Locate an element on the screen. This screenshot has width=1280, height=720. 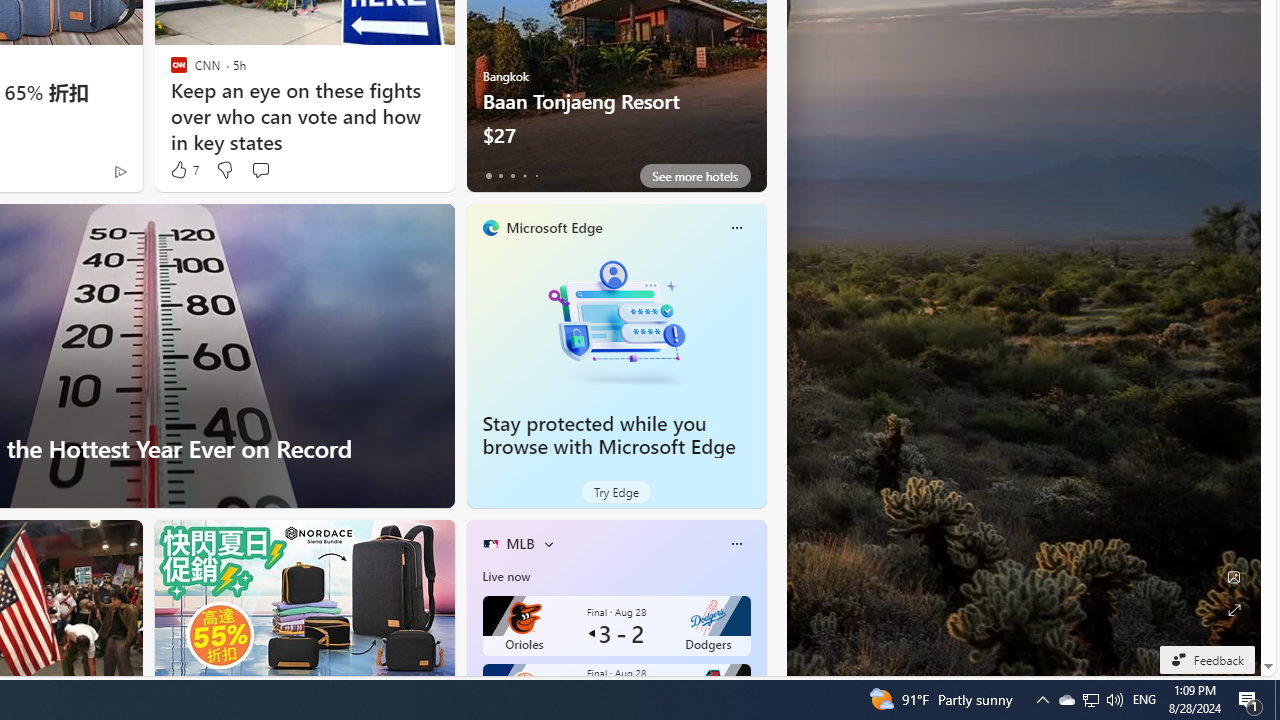
'Stay protected while you browse with Microsoft Edge' is located at coordinates (615, 320).